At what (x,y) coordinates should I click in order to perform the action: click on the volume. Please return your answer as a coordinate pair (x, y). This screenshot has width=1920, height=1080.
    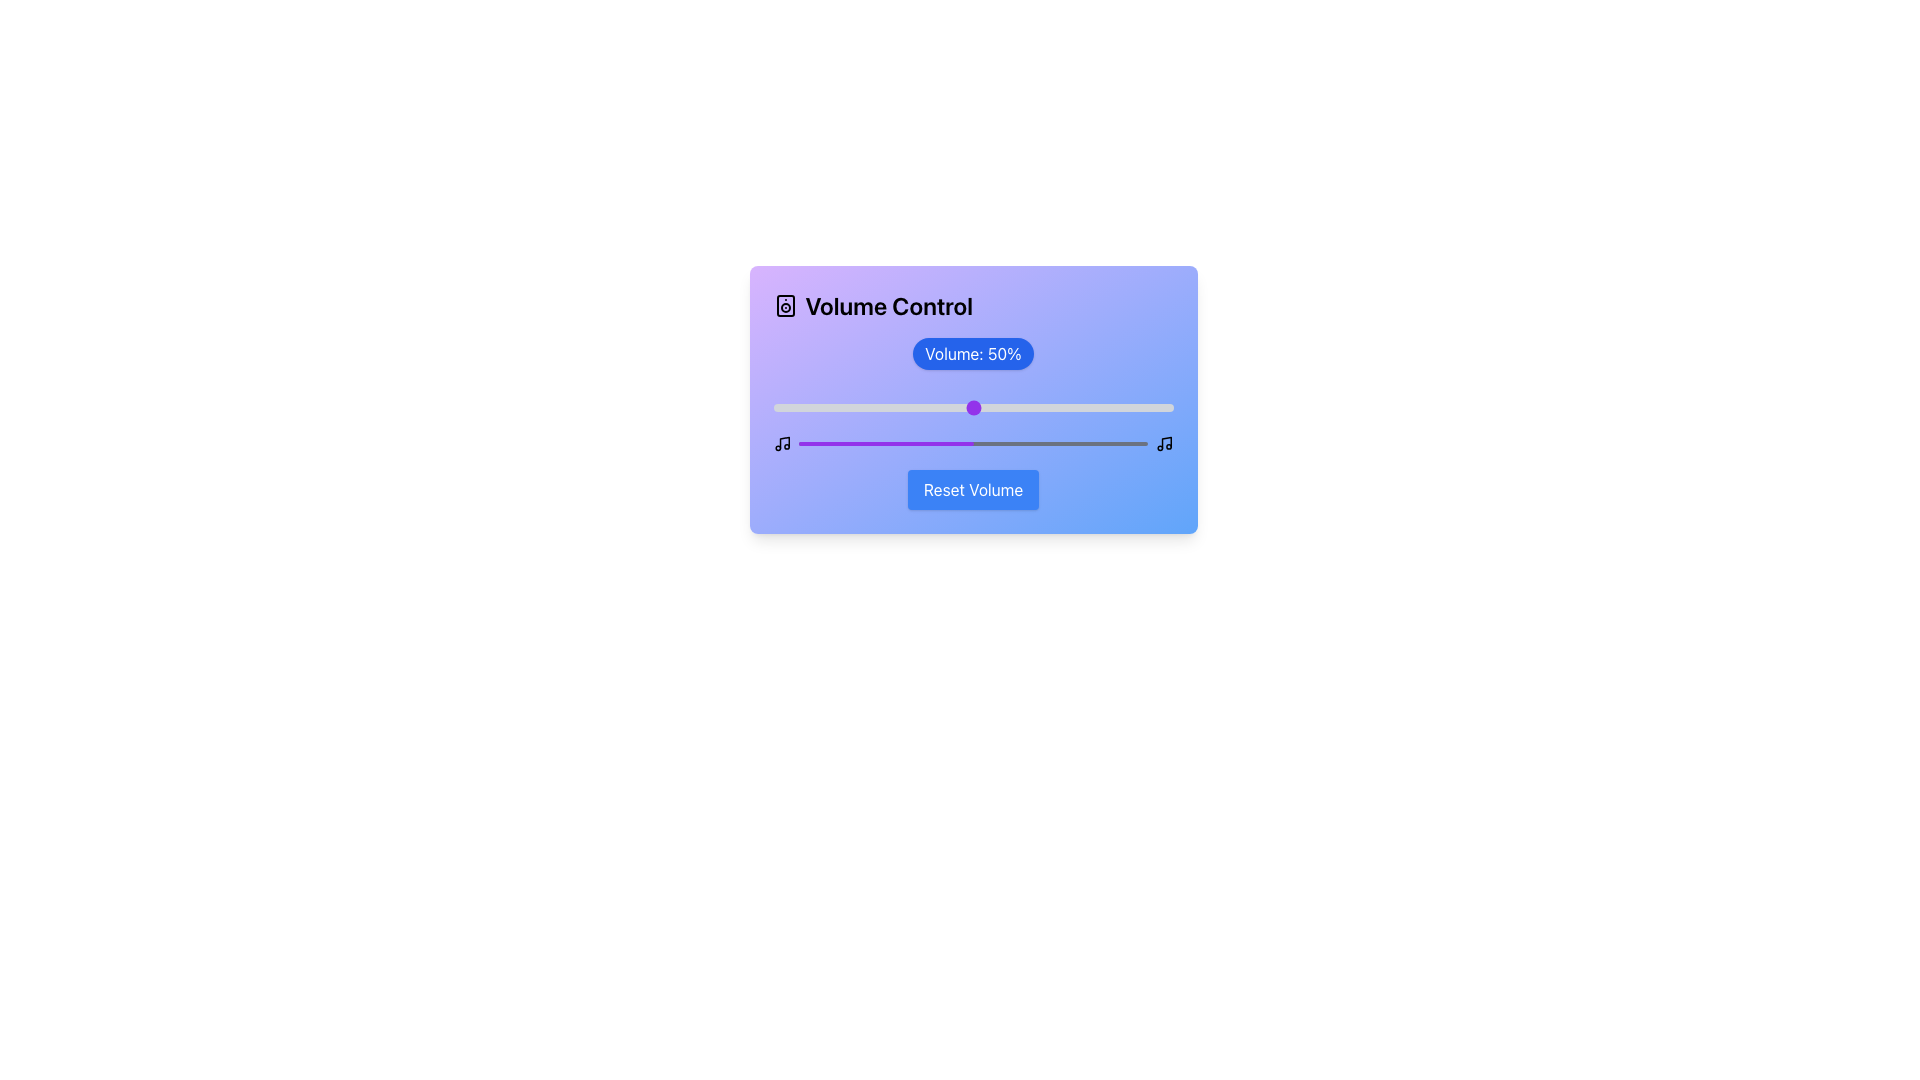
    Looking at the image, I should click on (1108, 442).